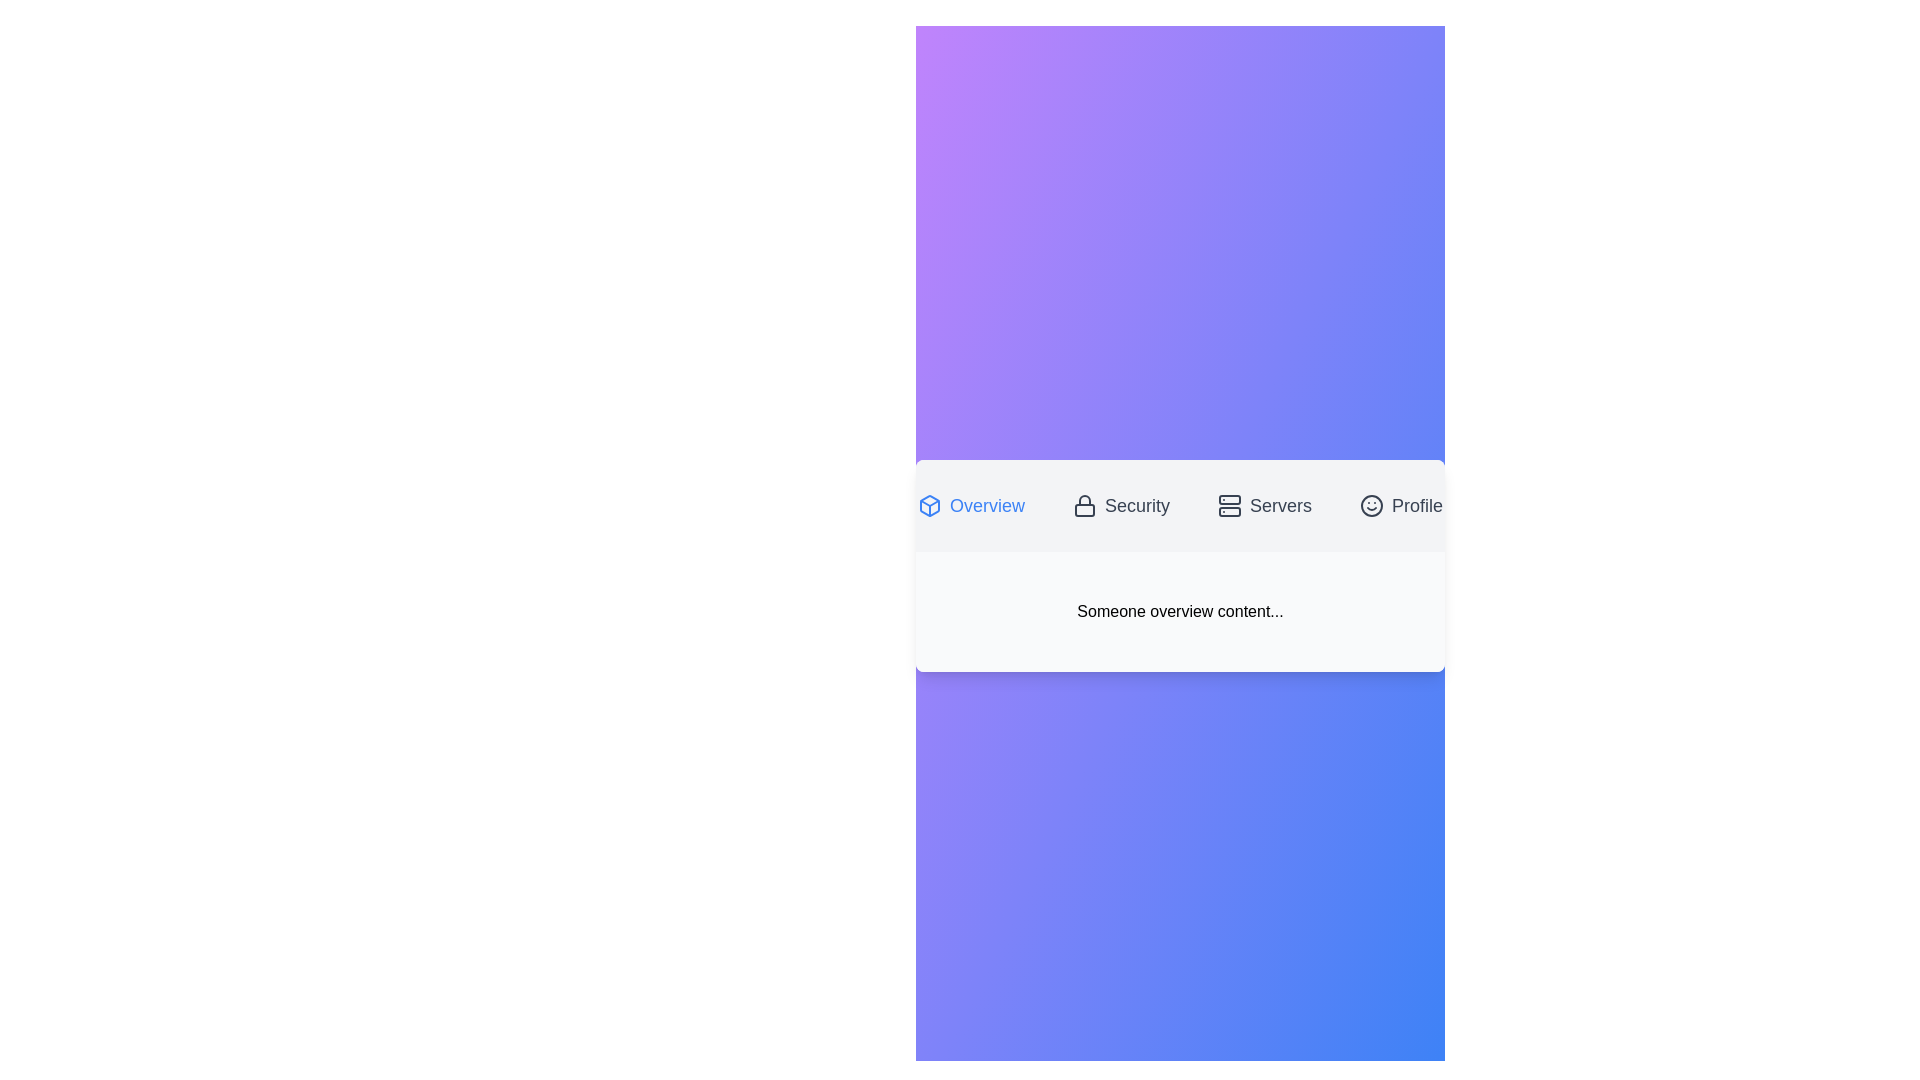  I want to click on the padlock icon representing the 'Security' option in the horizontal navigation menu, which is the second element from the left, so click(1083, 504).